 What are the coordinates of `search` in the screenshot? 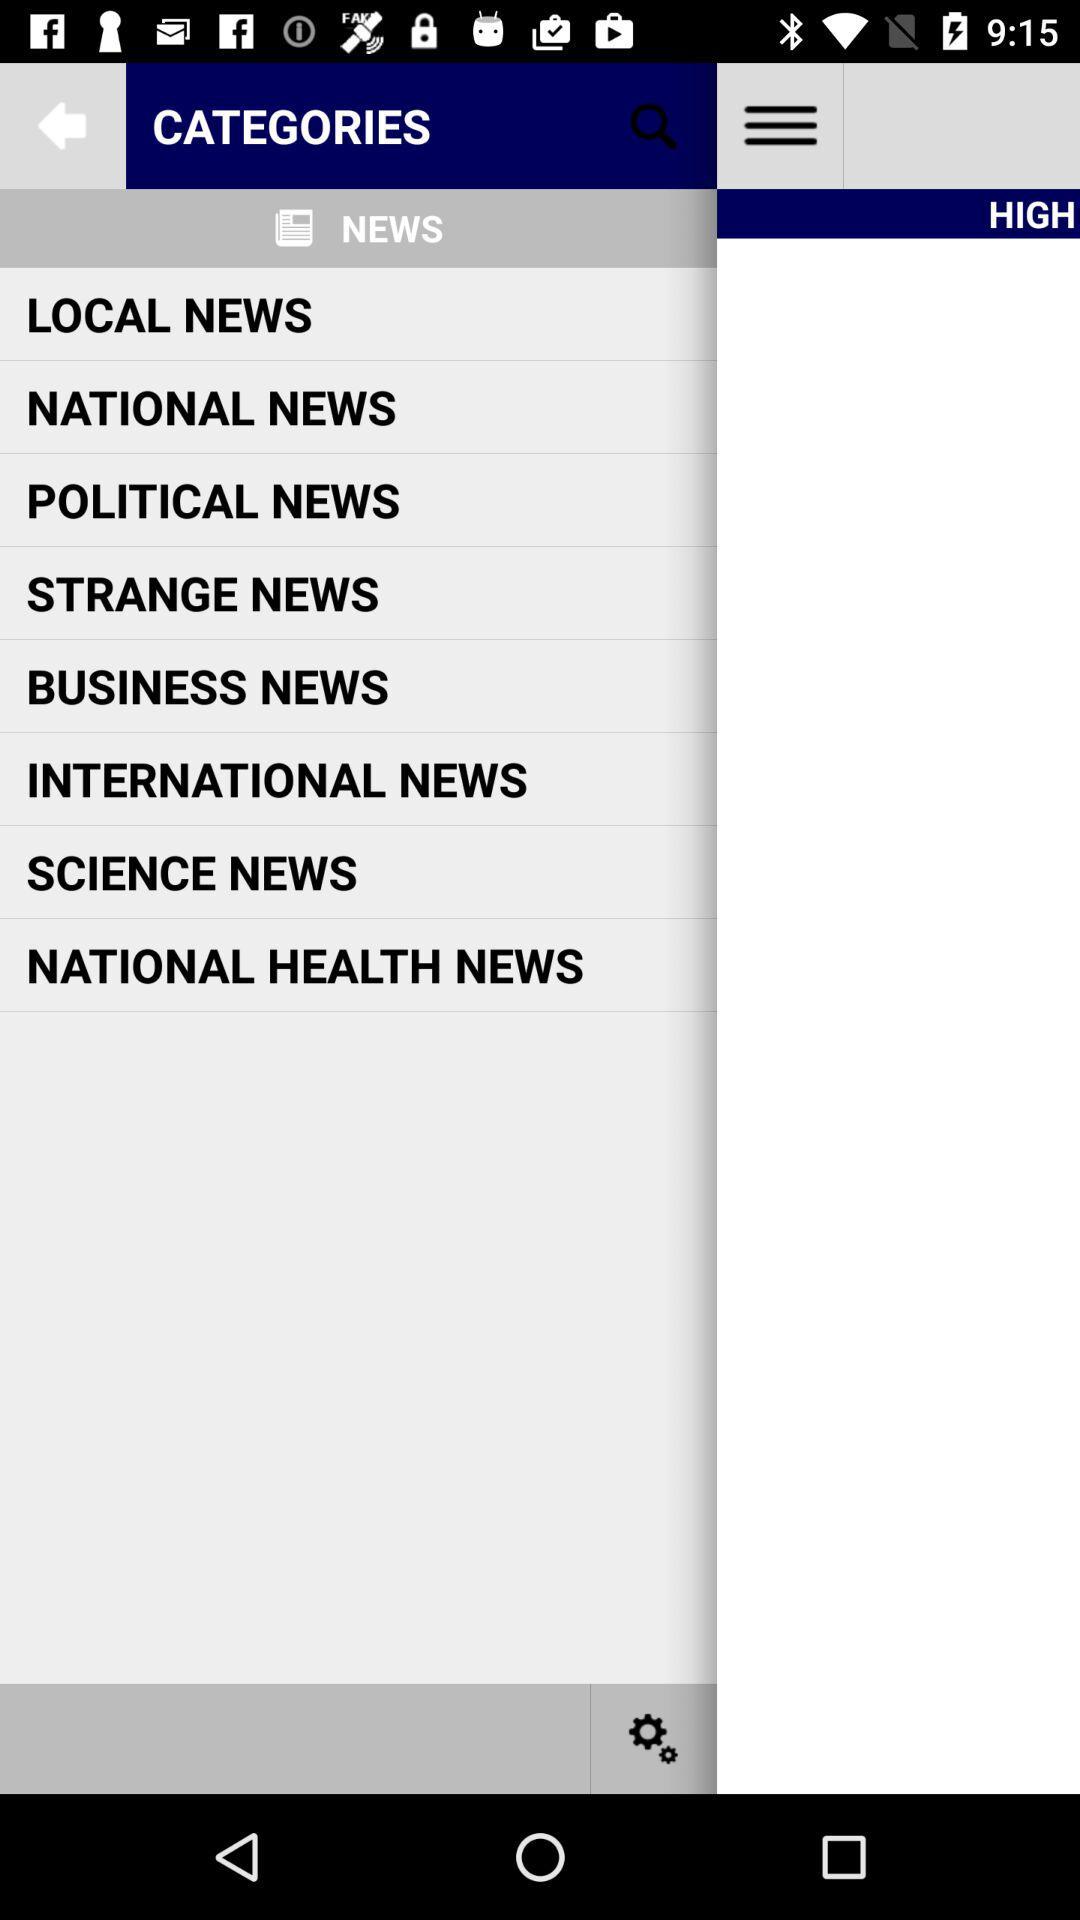 It's located at (654, 124).